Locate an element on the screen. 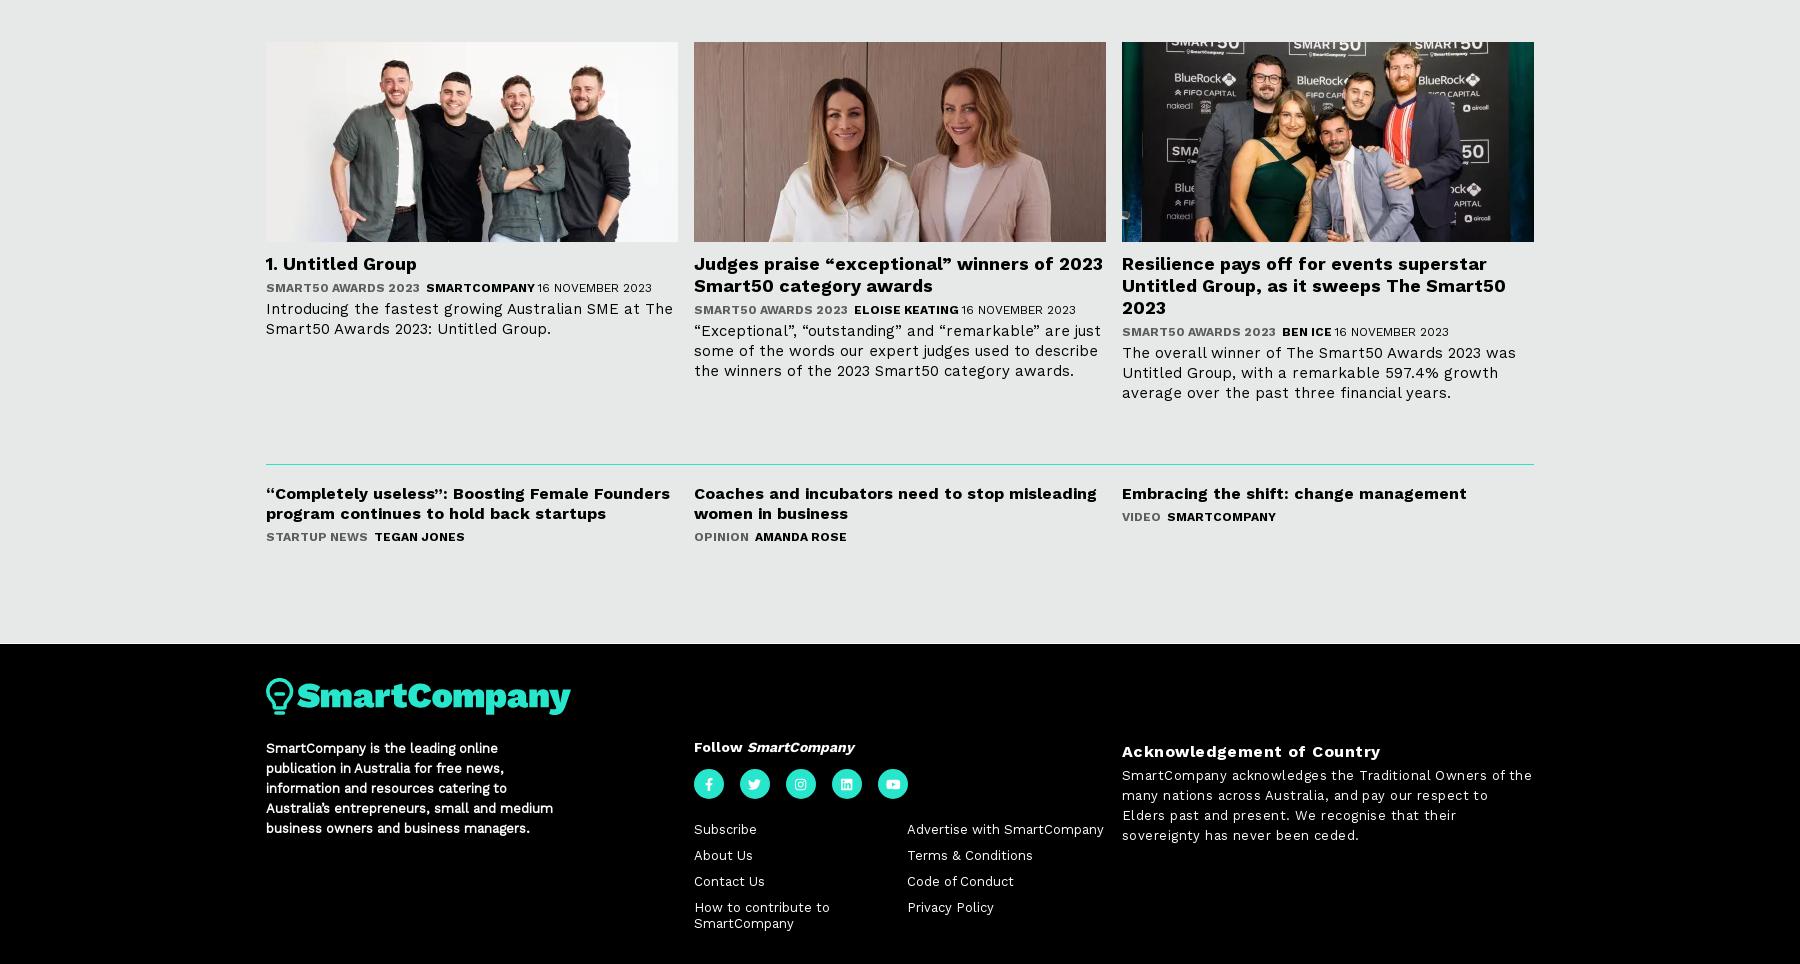 The width and height of the screenshot is (1800, 964). '1. Untitled Group' is located at coordinates (340, 263).